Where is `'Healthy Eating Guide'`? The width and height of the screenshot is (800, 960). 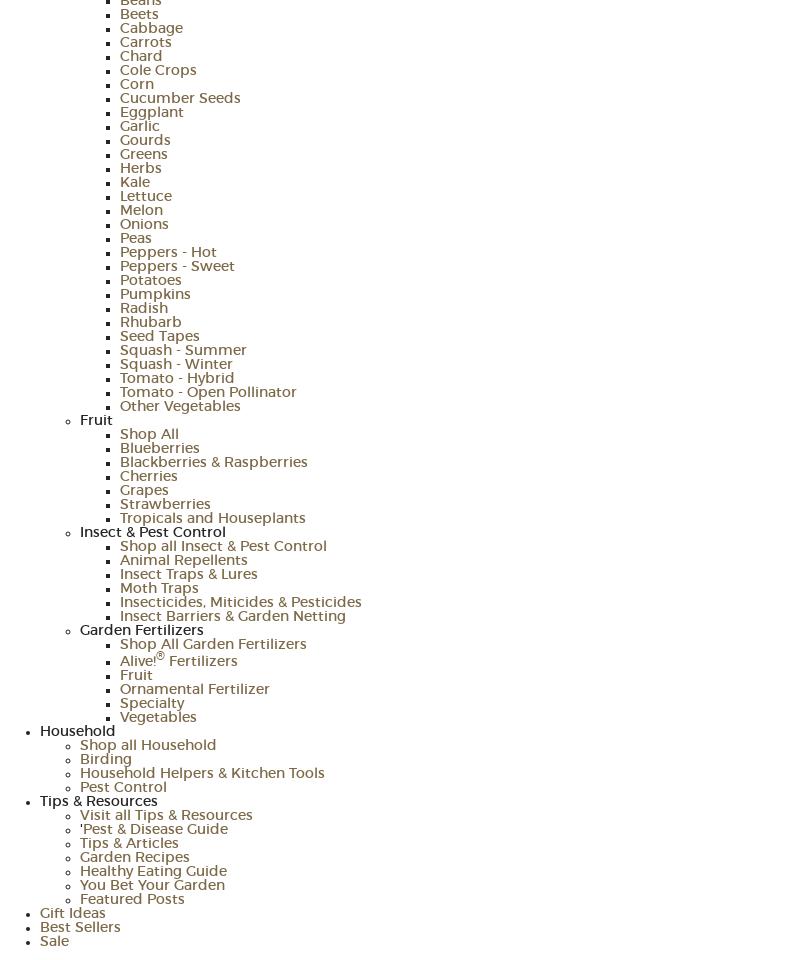 'Healthy Eating Guide' is located at coordinates (153, 870).